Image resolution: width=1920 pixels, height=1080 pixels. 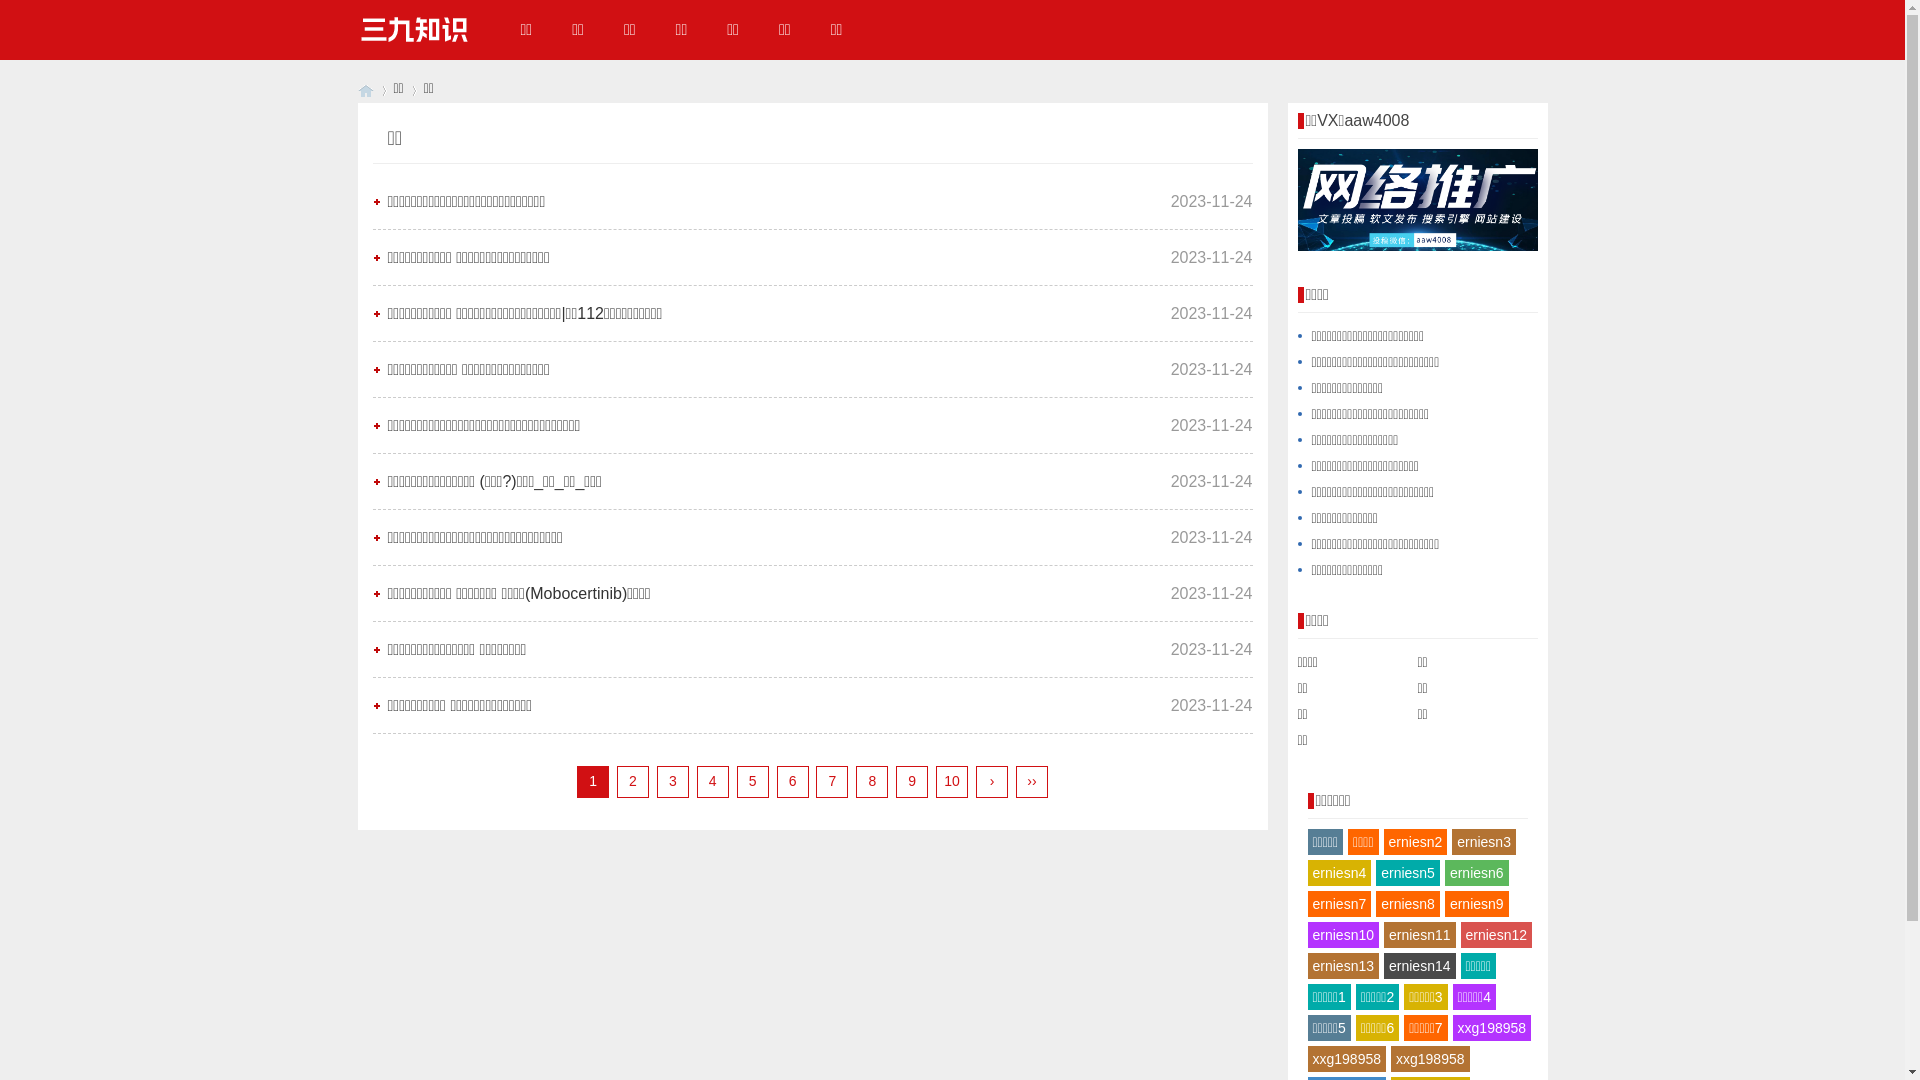 I want to click on '10', so click(x=950, y=781).